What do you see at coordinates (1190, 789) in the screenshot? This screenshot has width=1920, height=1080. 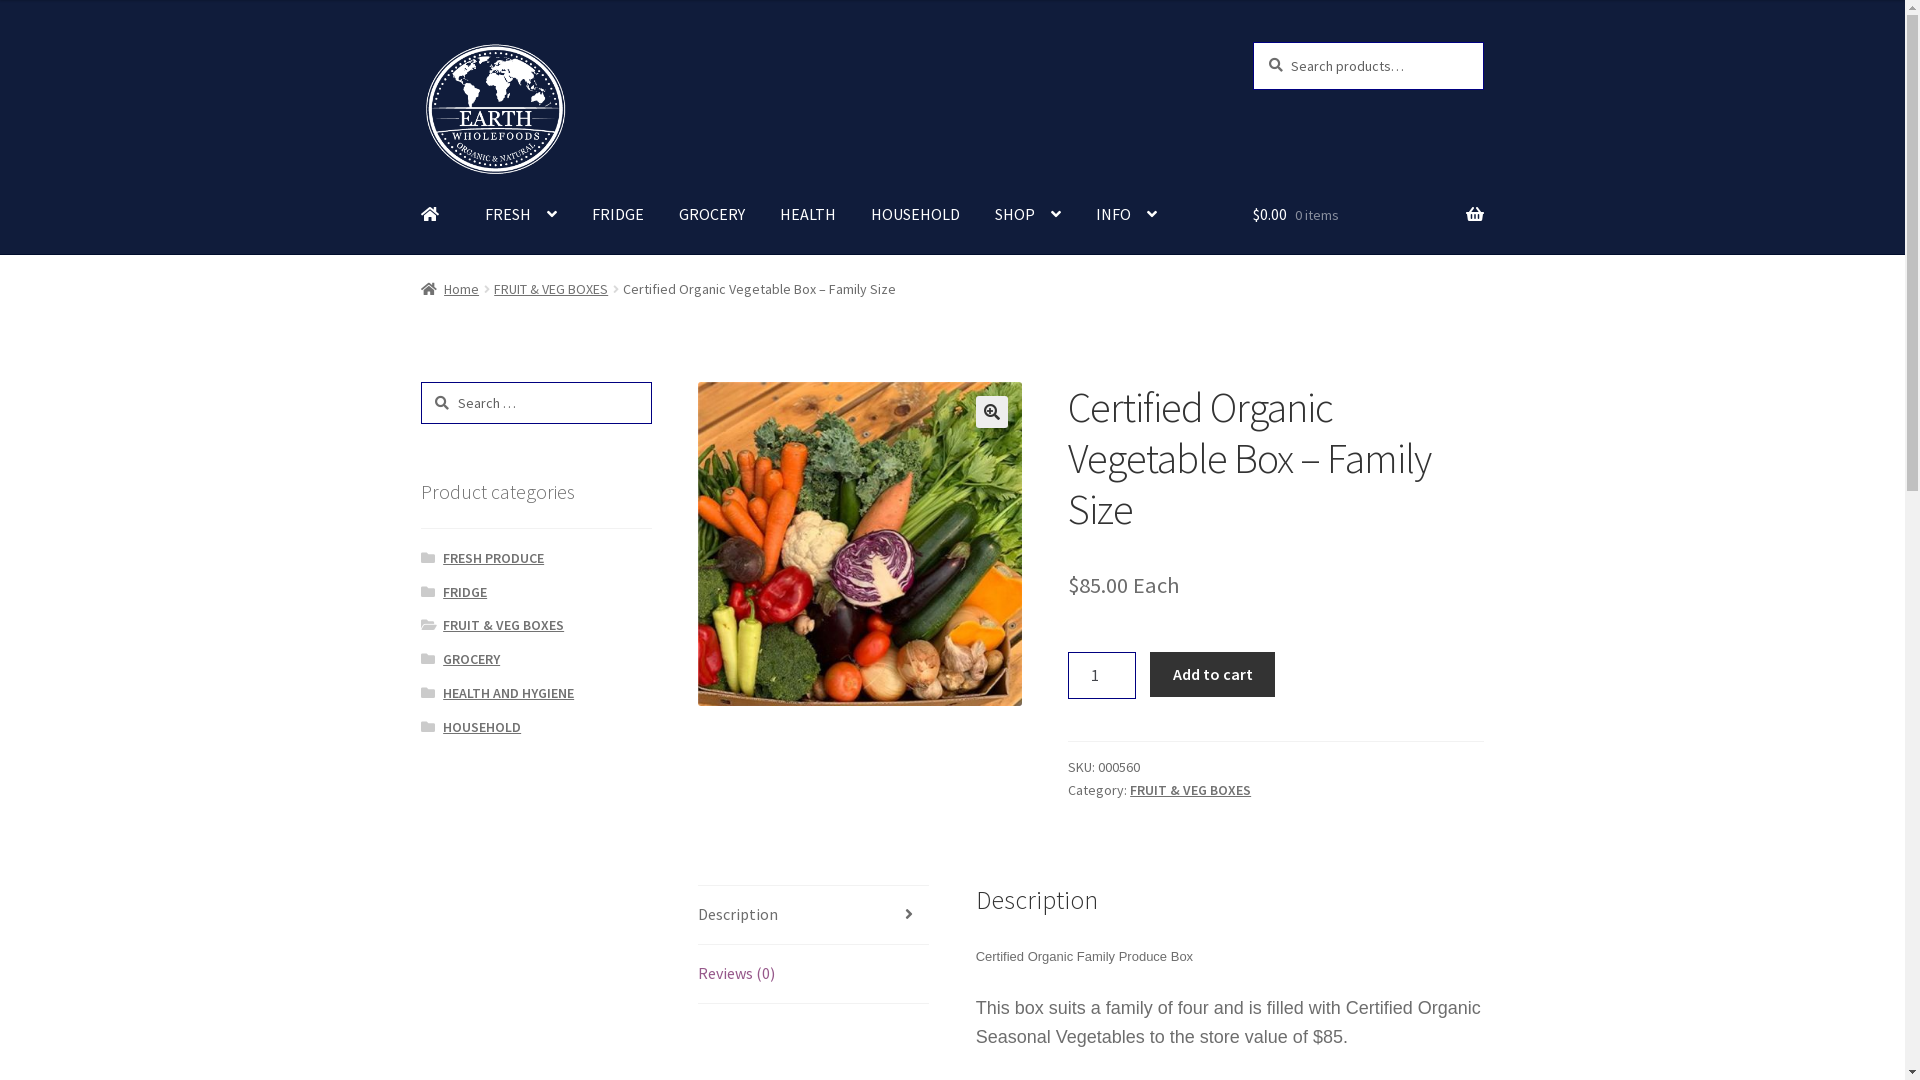 I see `'FRUIT & VEG BOXES'` at bounding box center [1190, 789].